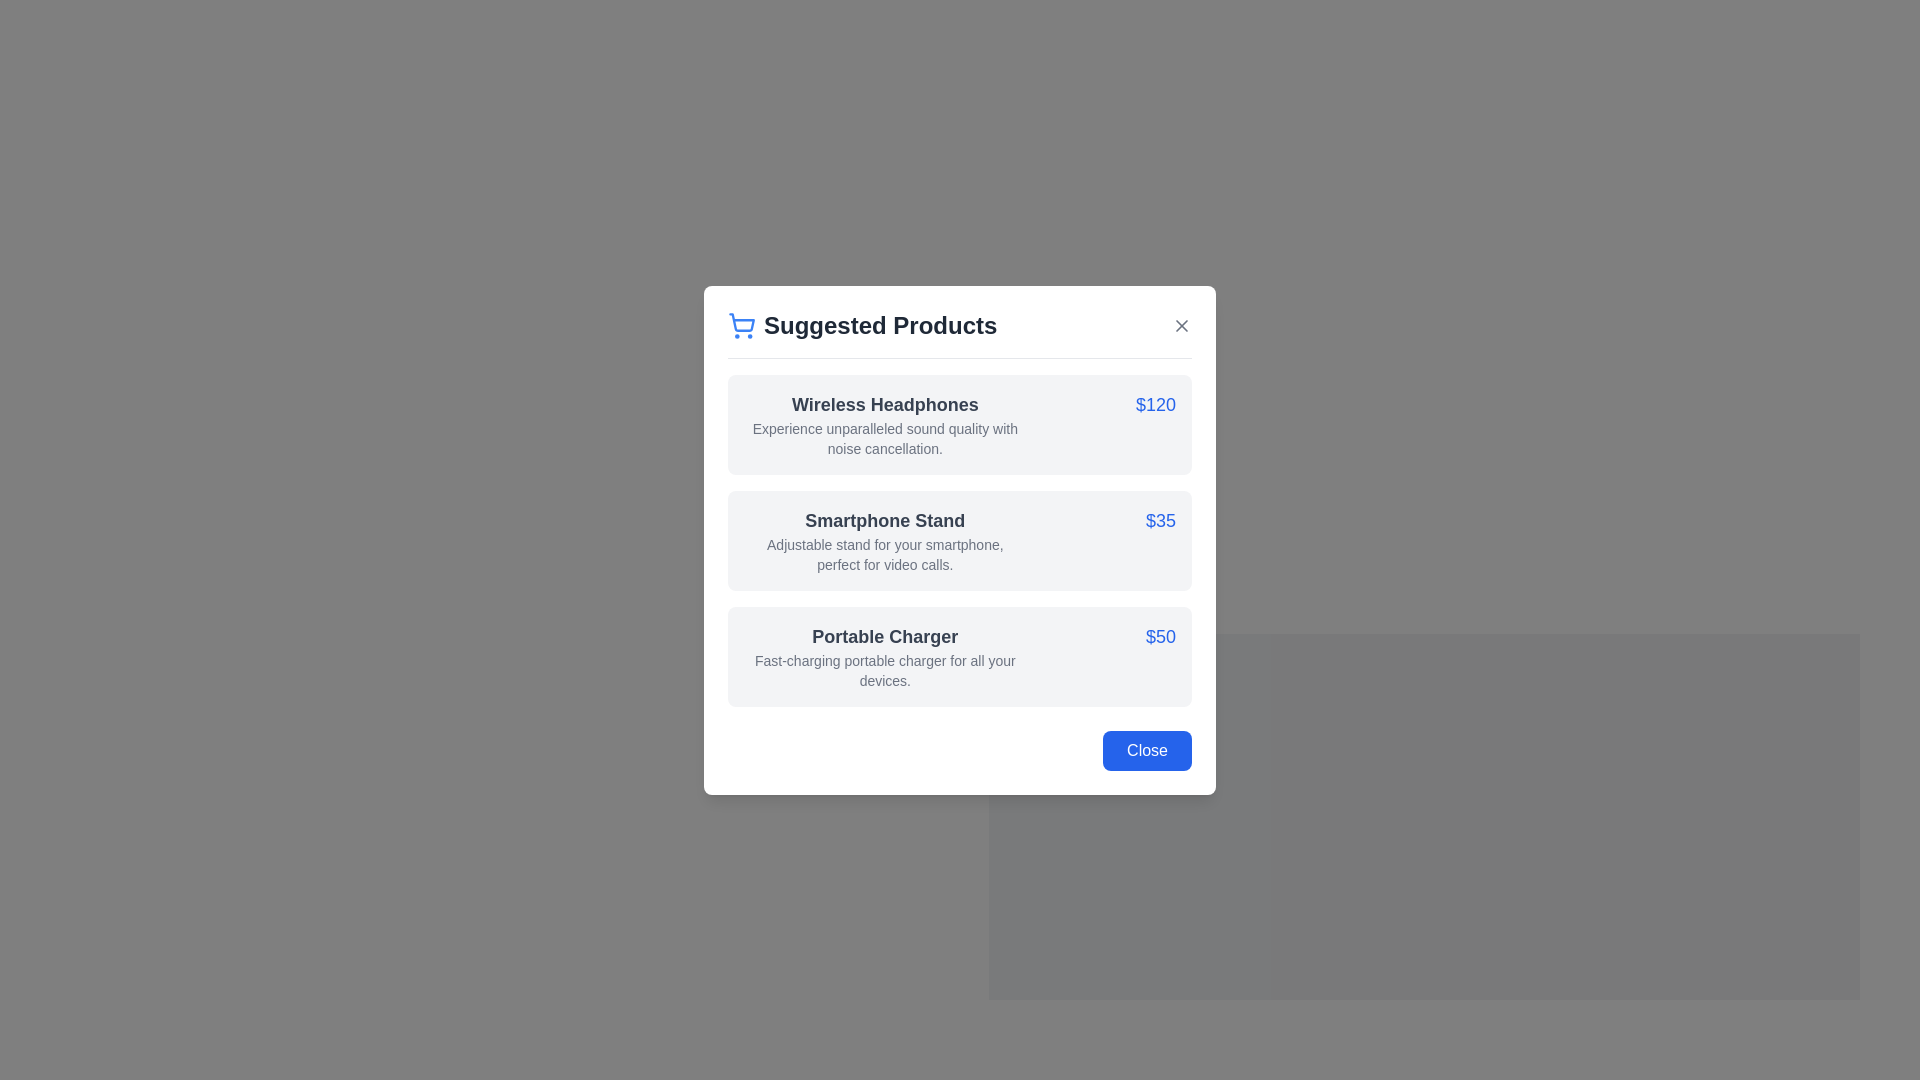 Image resolution: width=1920 pixels, height=1080 pixels. What do you see at coordinates (741, 321) in the screenshot?
I see `the decorative shopping cart icon located in the top-left corner of the 'Suggested Products' modal, specifically between the two circles representing the wheels` at bounding box center [741, 321].